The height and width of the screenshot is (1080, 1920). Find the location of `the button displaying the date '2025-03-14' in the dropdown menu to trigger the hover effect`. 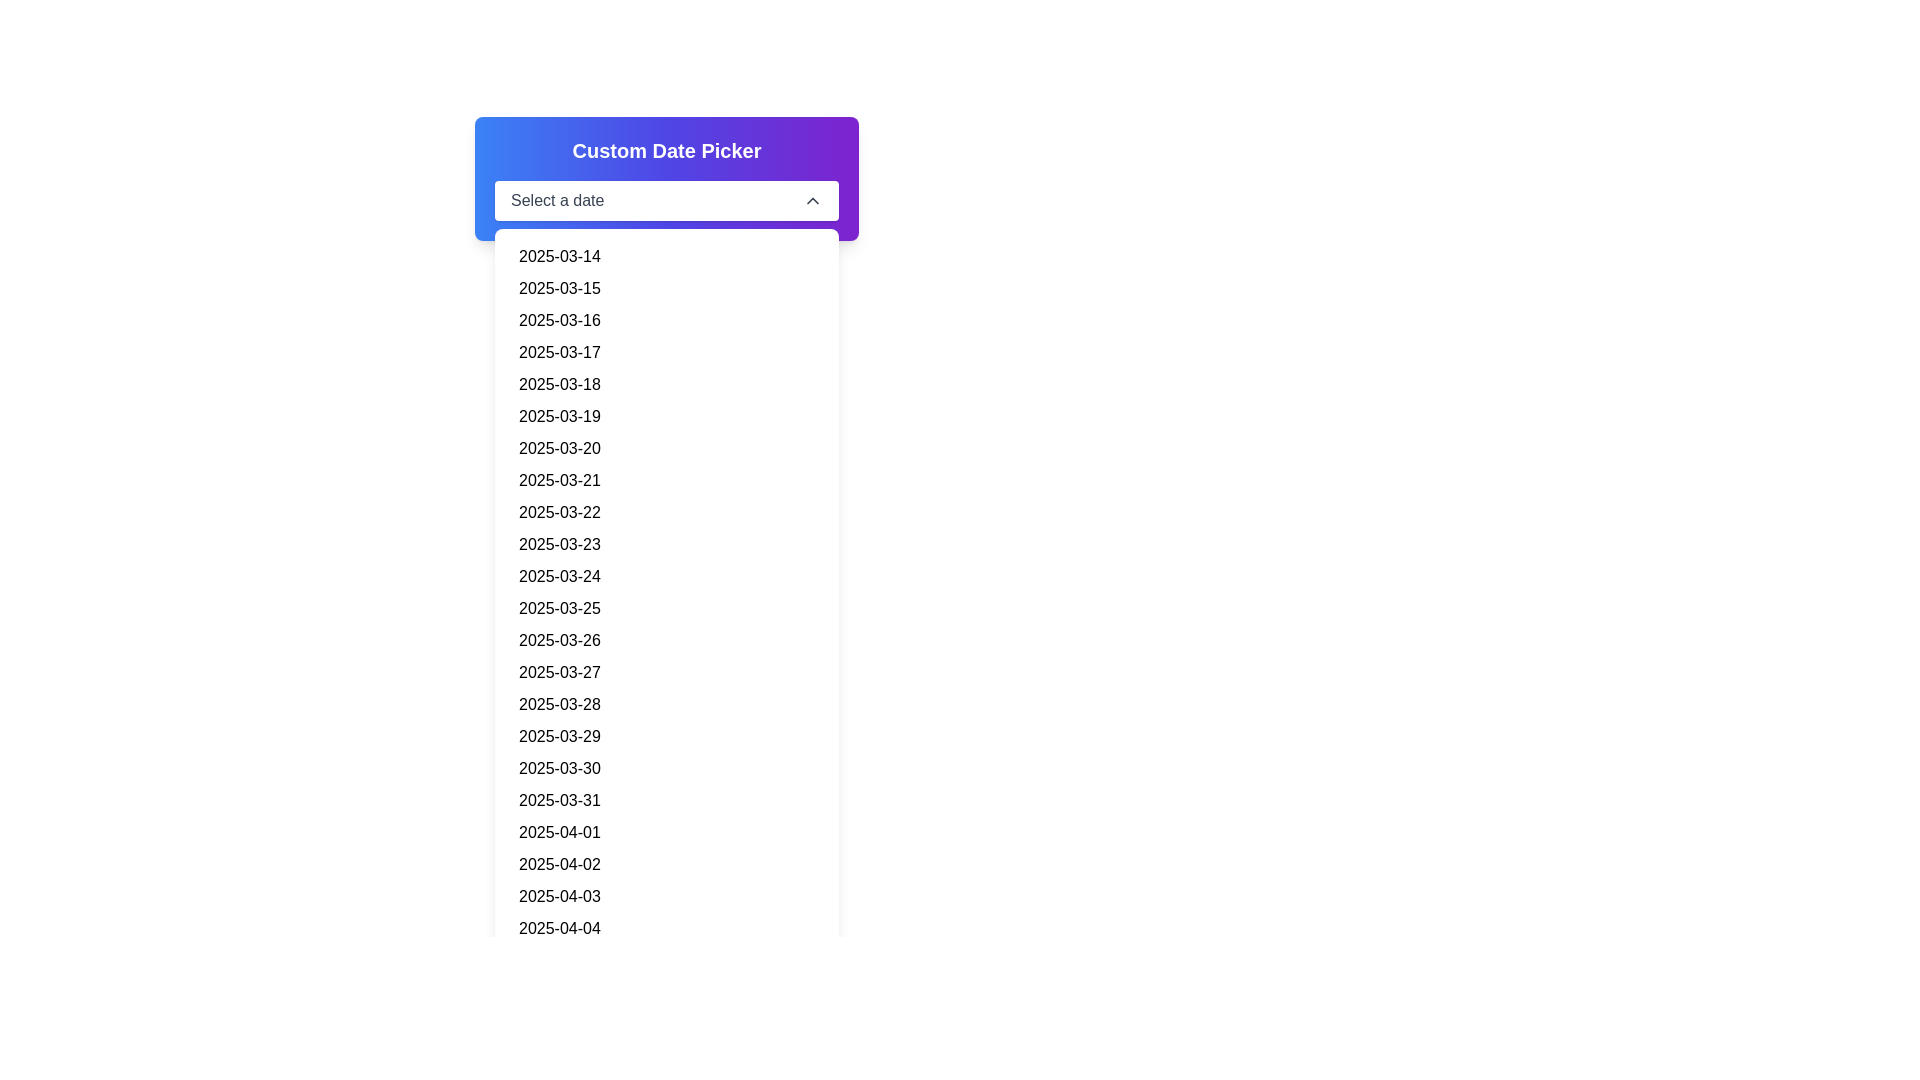

the button displaying the date '2025-03-14' in the dropdown menu to trigger the hover effect is located at coordinates (667, 256).